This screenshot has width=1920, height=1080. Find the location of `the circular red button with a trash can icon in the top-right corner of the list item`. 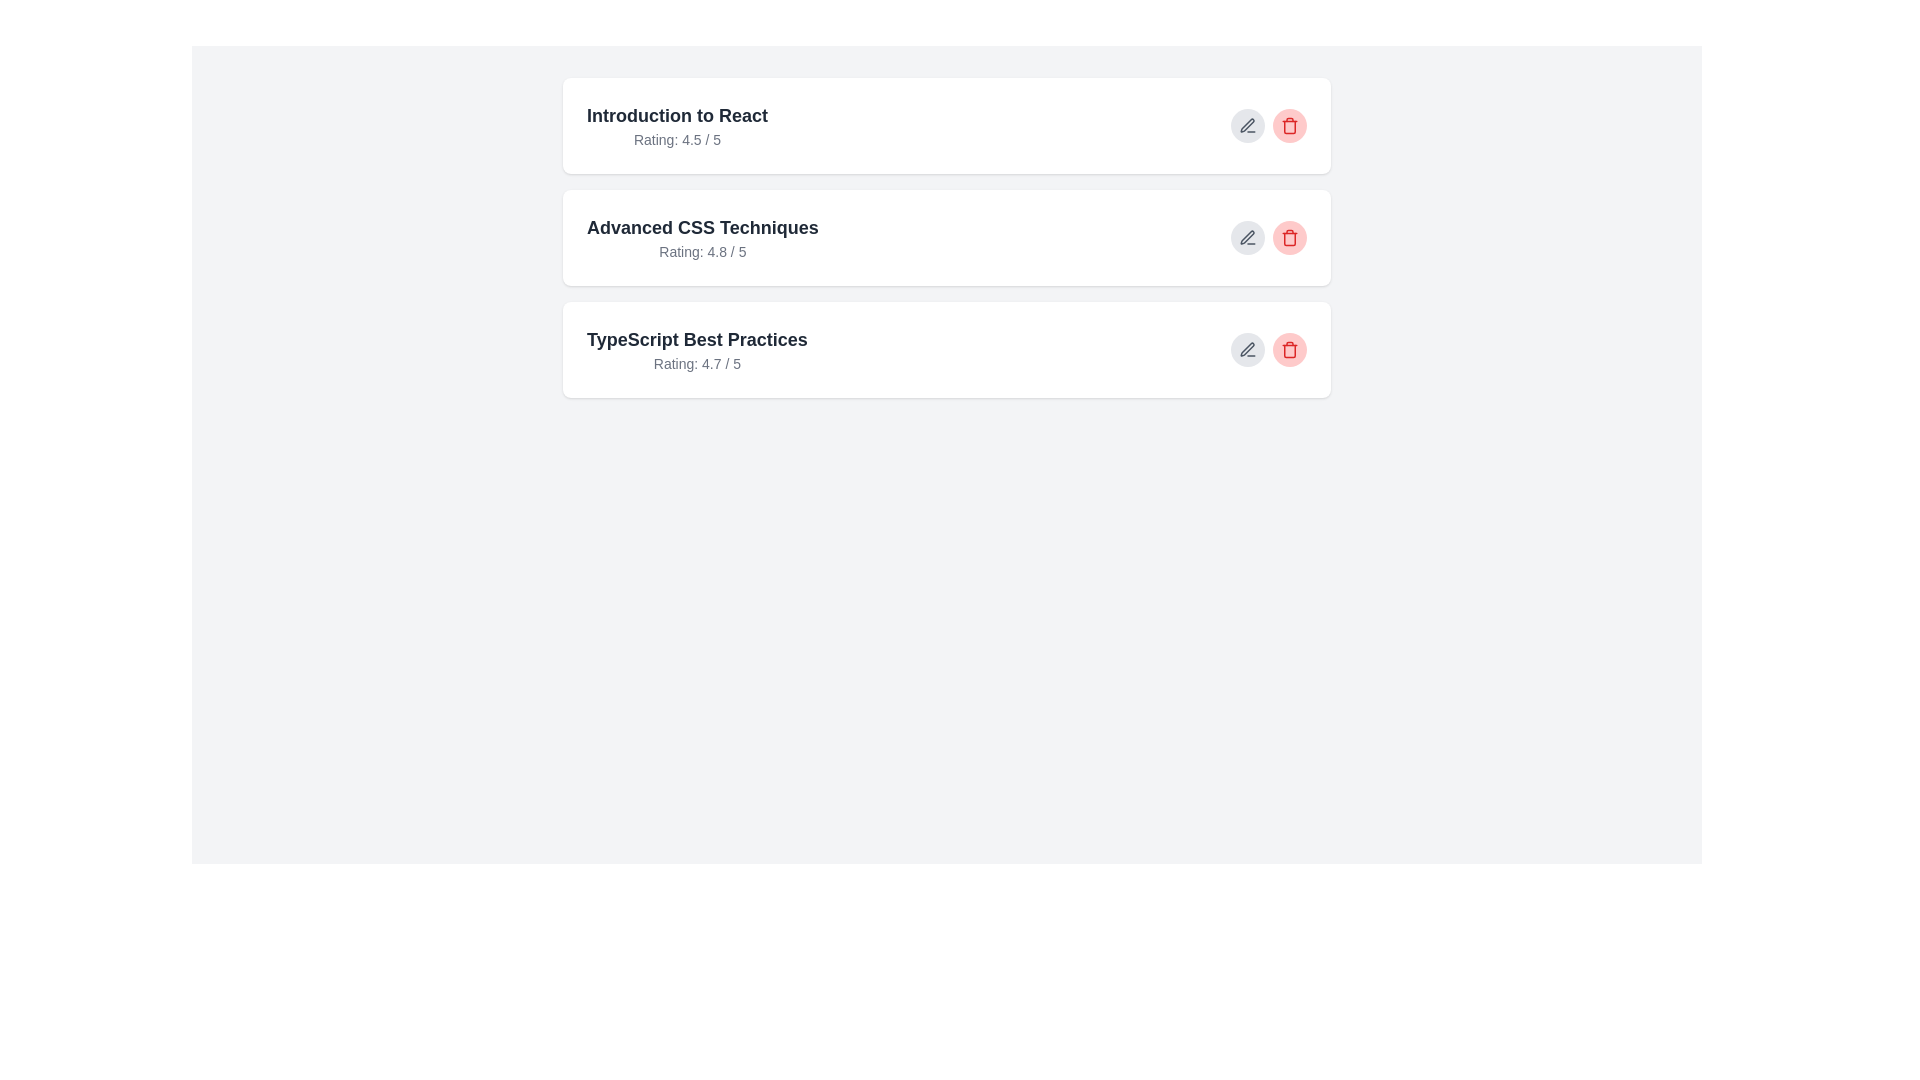

the circular red button with a trash can icon in the top-right corner of the list item is located at coordinates (1290, 349).